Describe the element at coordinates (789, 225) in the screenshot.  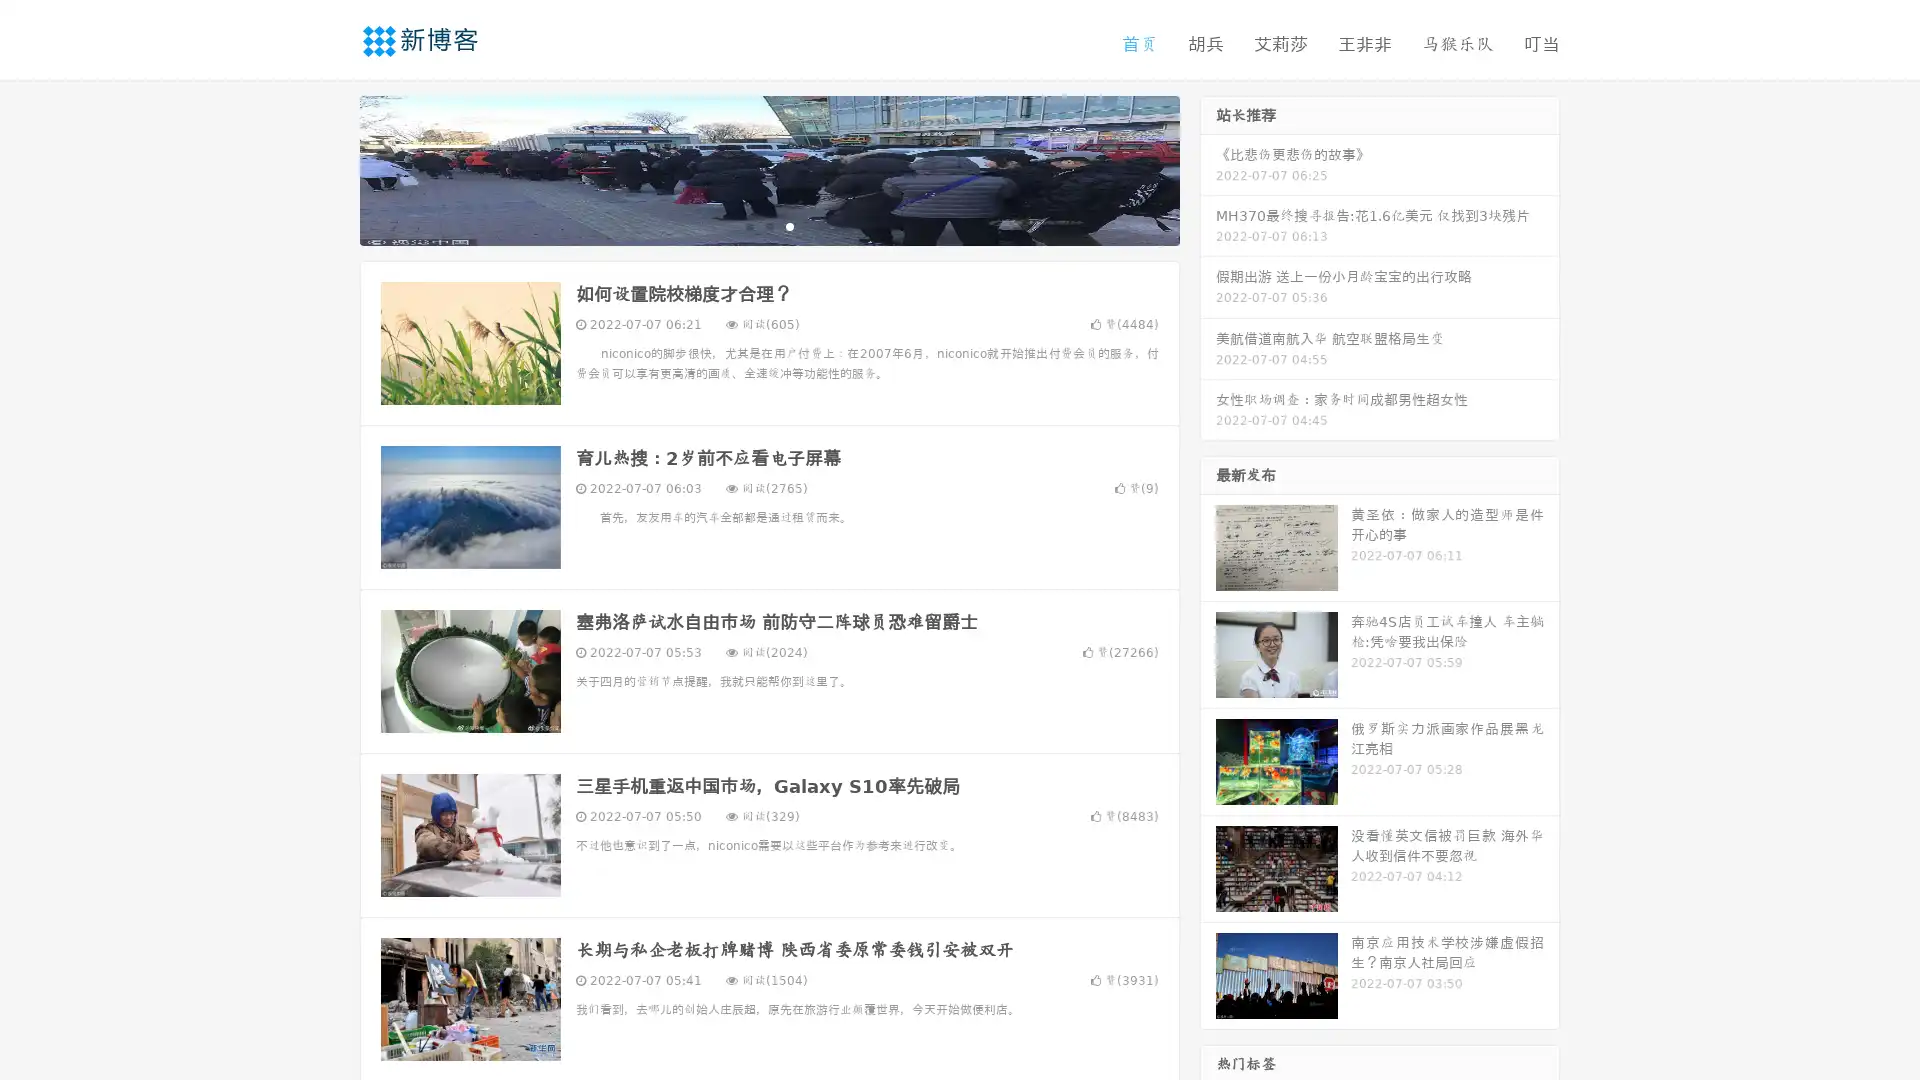
I see `Go to slide 3` at that location.